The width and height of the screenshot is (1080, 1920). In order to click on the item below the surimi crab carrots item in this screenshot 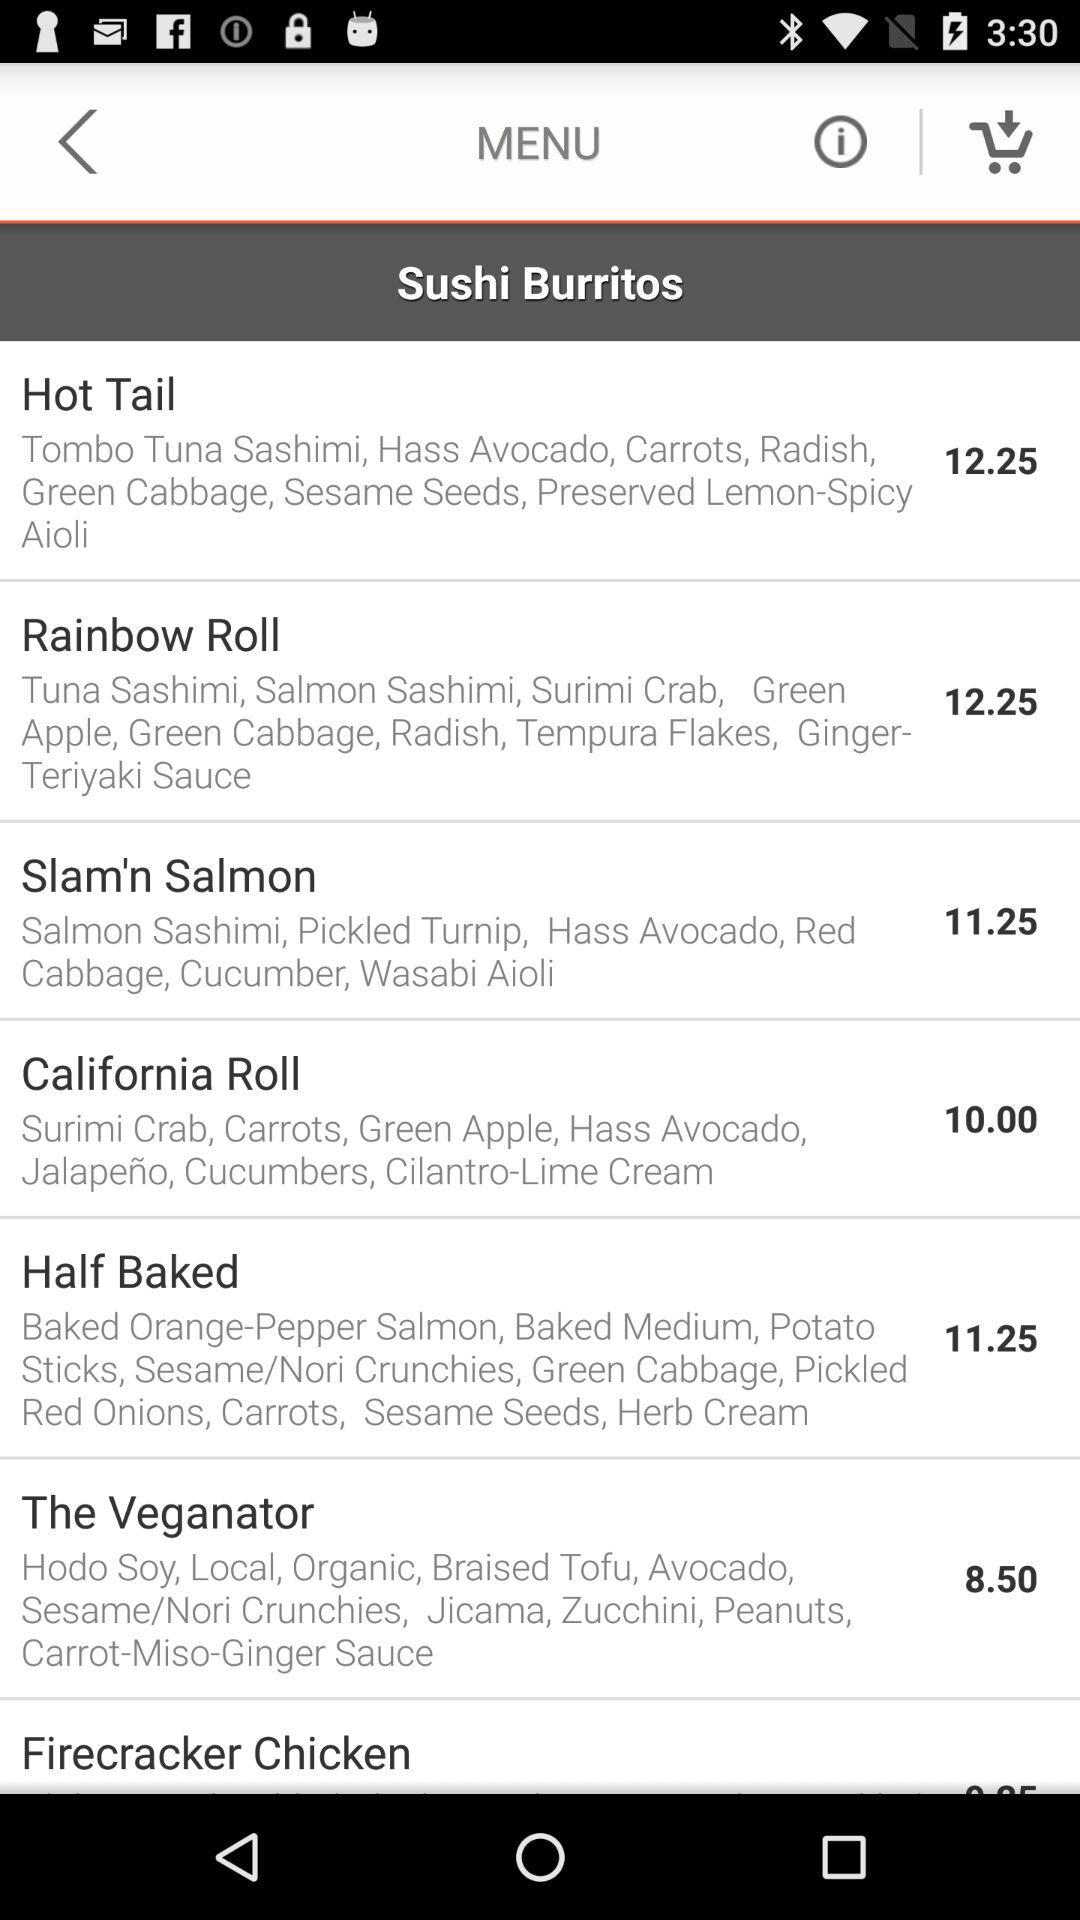, I will do `click(540, 1216)`.